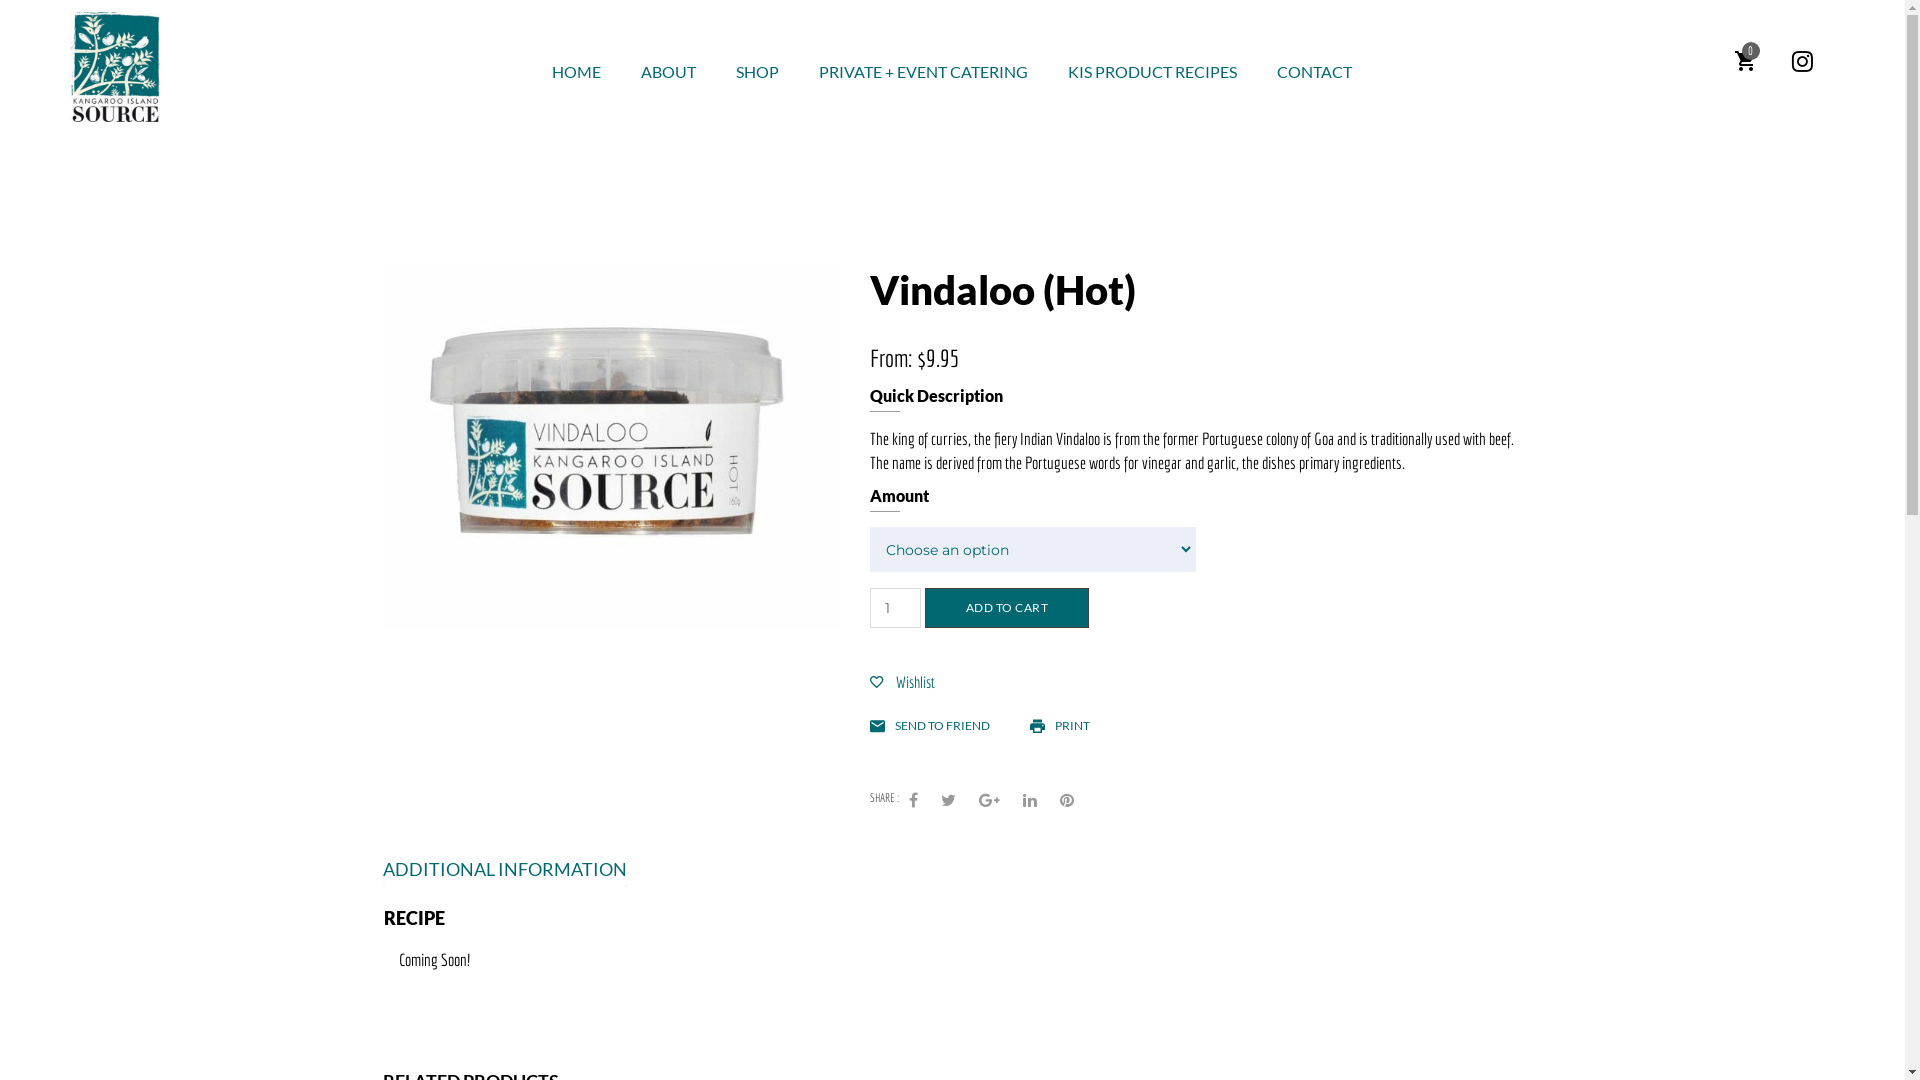 The width and height of the screenshot is (1920, 1080). I want to click on 'CONTACT', so click(1314, 71).